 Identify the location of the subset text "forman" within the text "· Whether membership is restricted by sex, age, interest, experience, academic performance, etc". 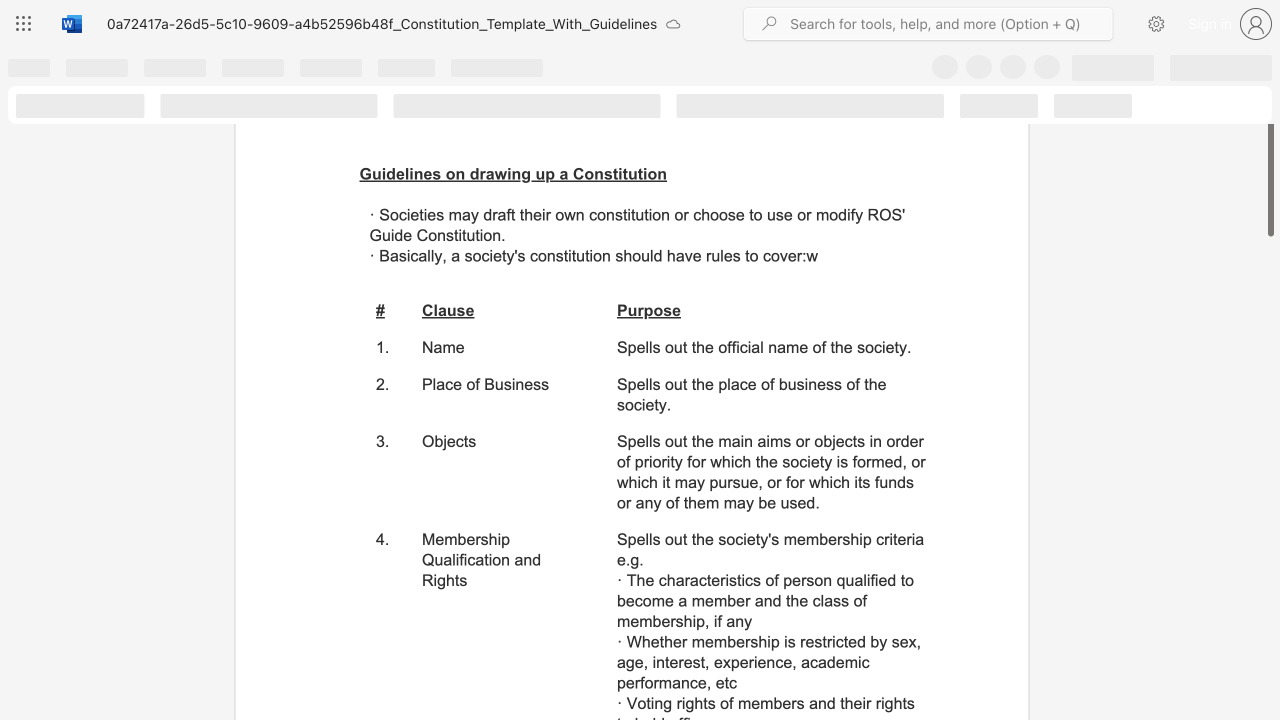
(640, 682).